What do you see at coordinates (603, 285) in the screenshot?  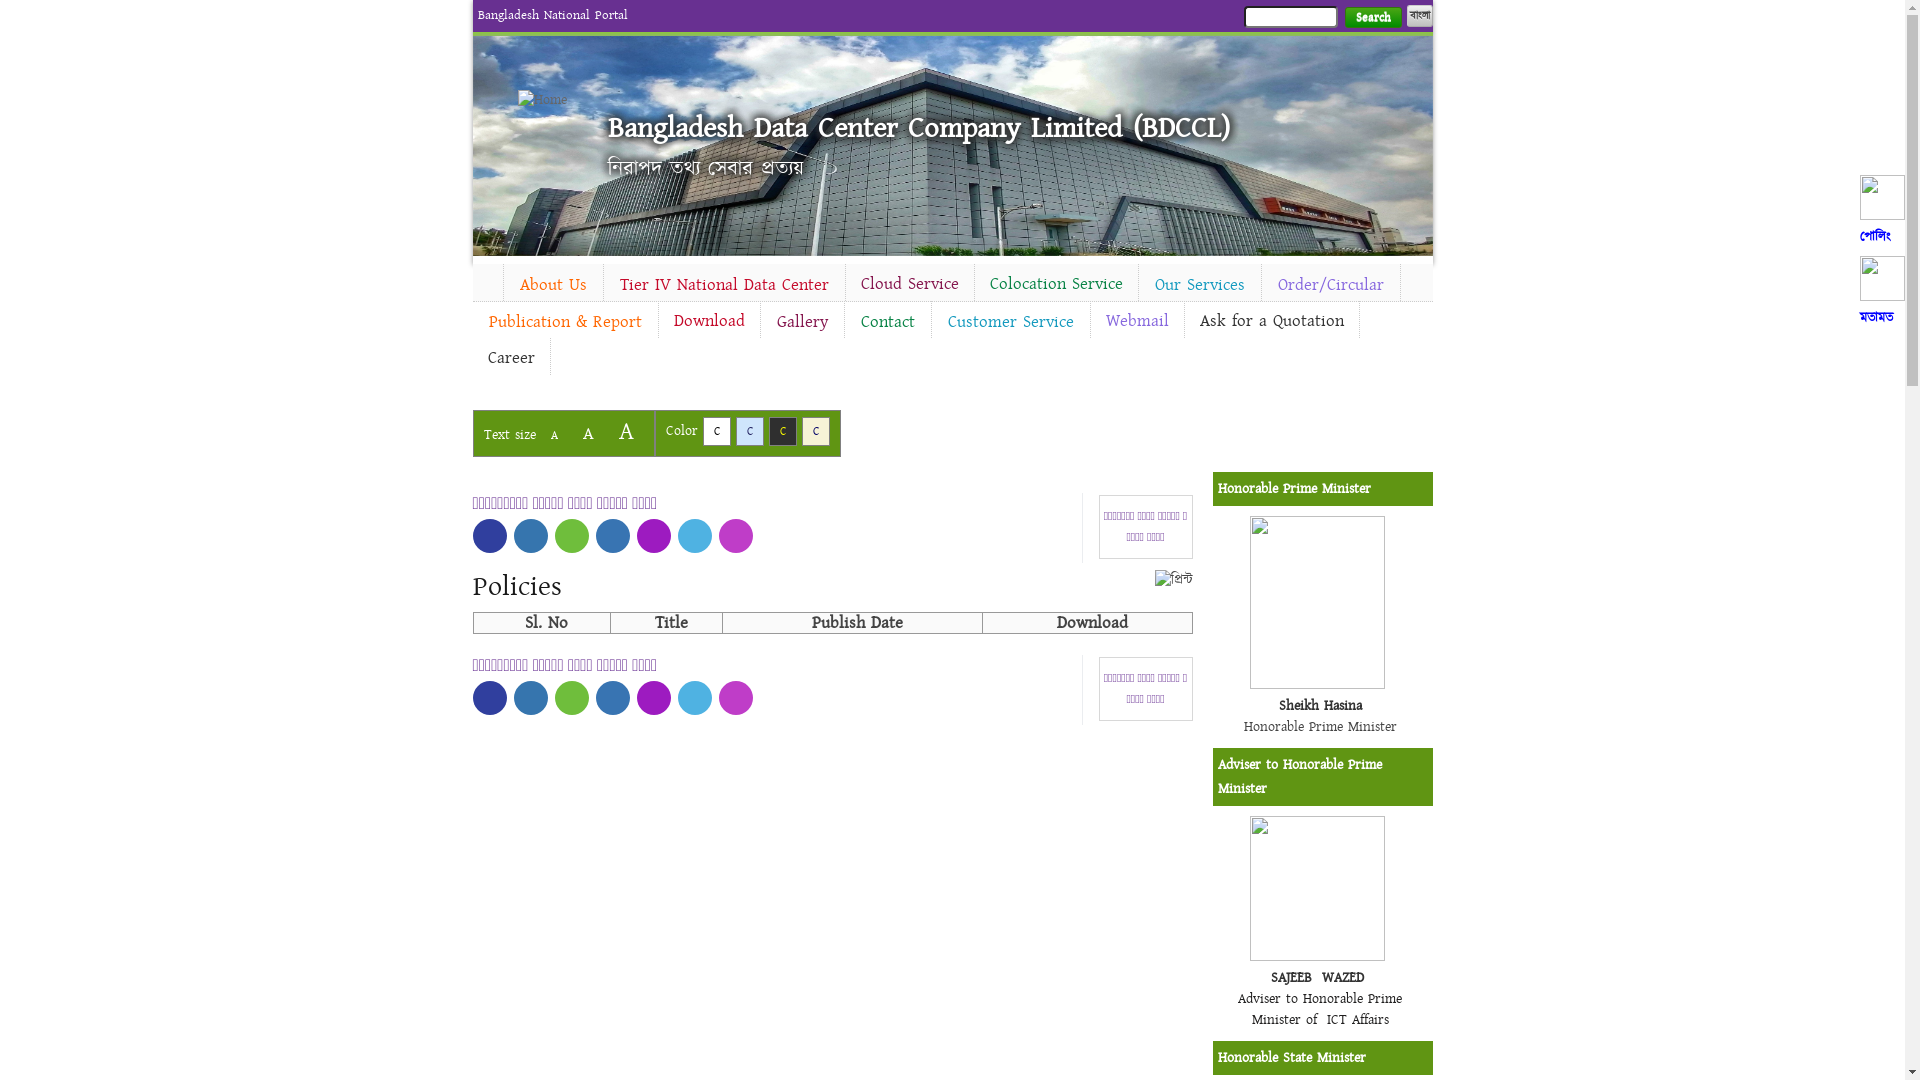 I see `'Tier IV National Data Center'` at bounding box center [603, 285].